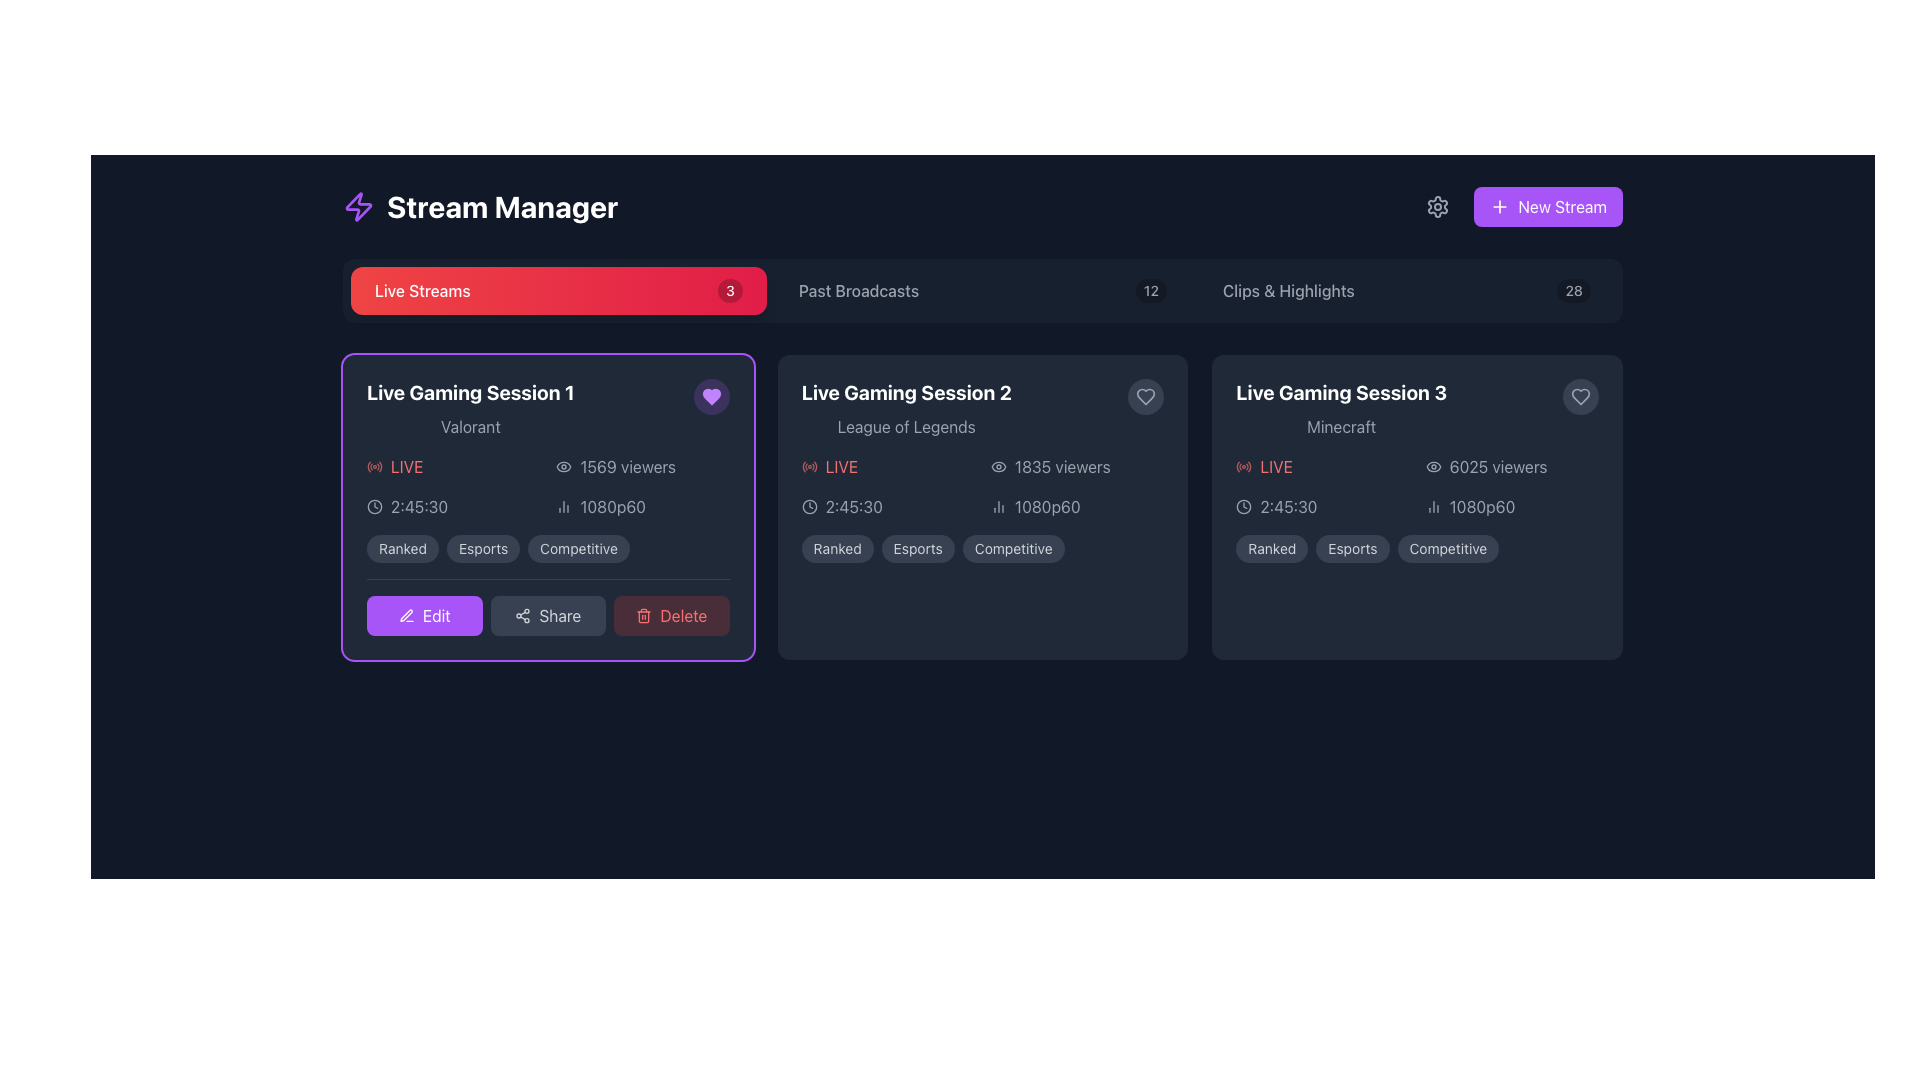 The width and height of the screenshot is (1920, 1080). Describe the element at coordinates (1416, 486) in the screenshot. I see `the interactive elements within the Information Display Section of the 'Live Gaming Session 3' card beneath the title 'Minecraft'` at that location.